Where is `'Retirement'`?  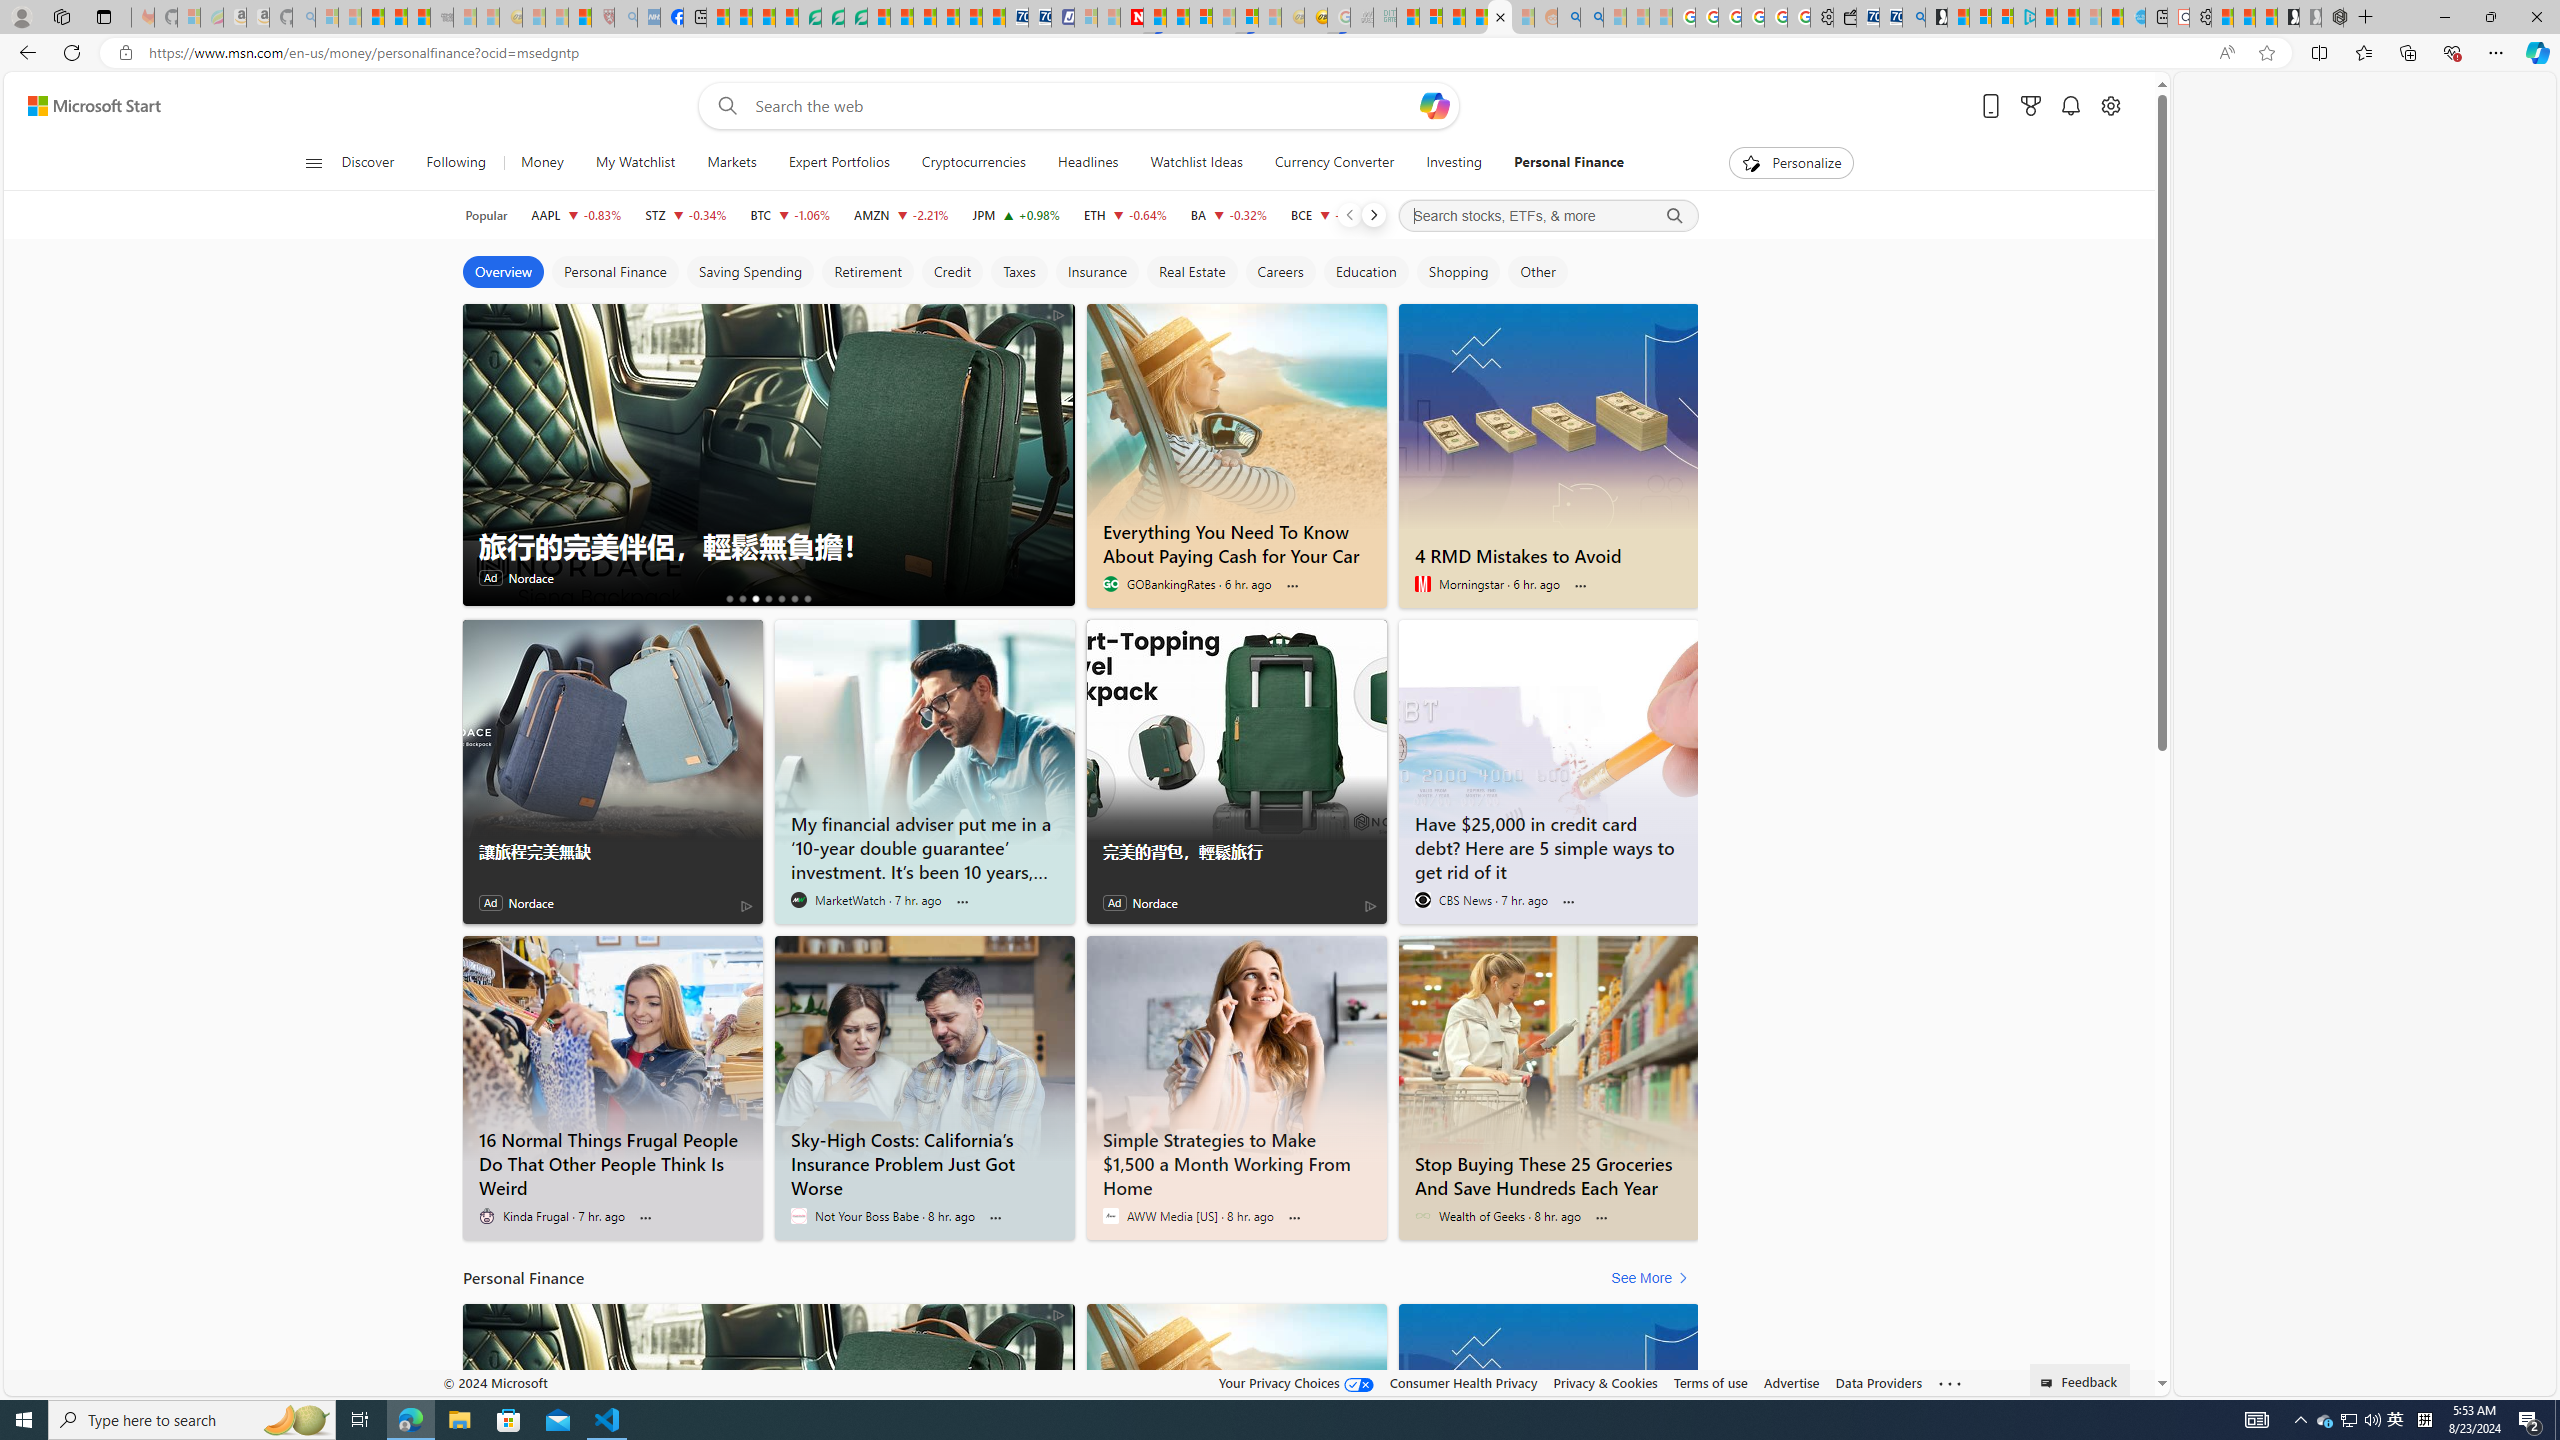 'Retirement' is located at coordinates (867, 271).